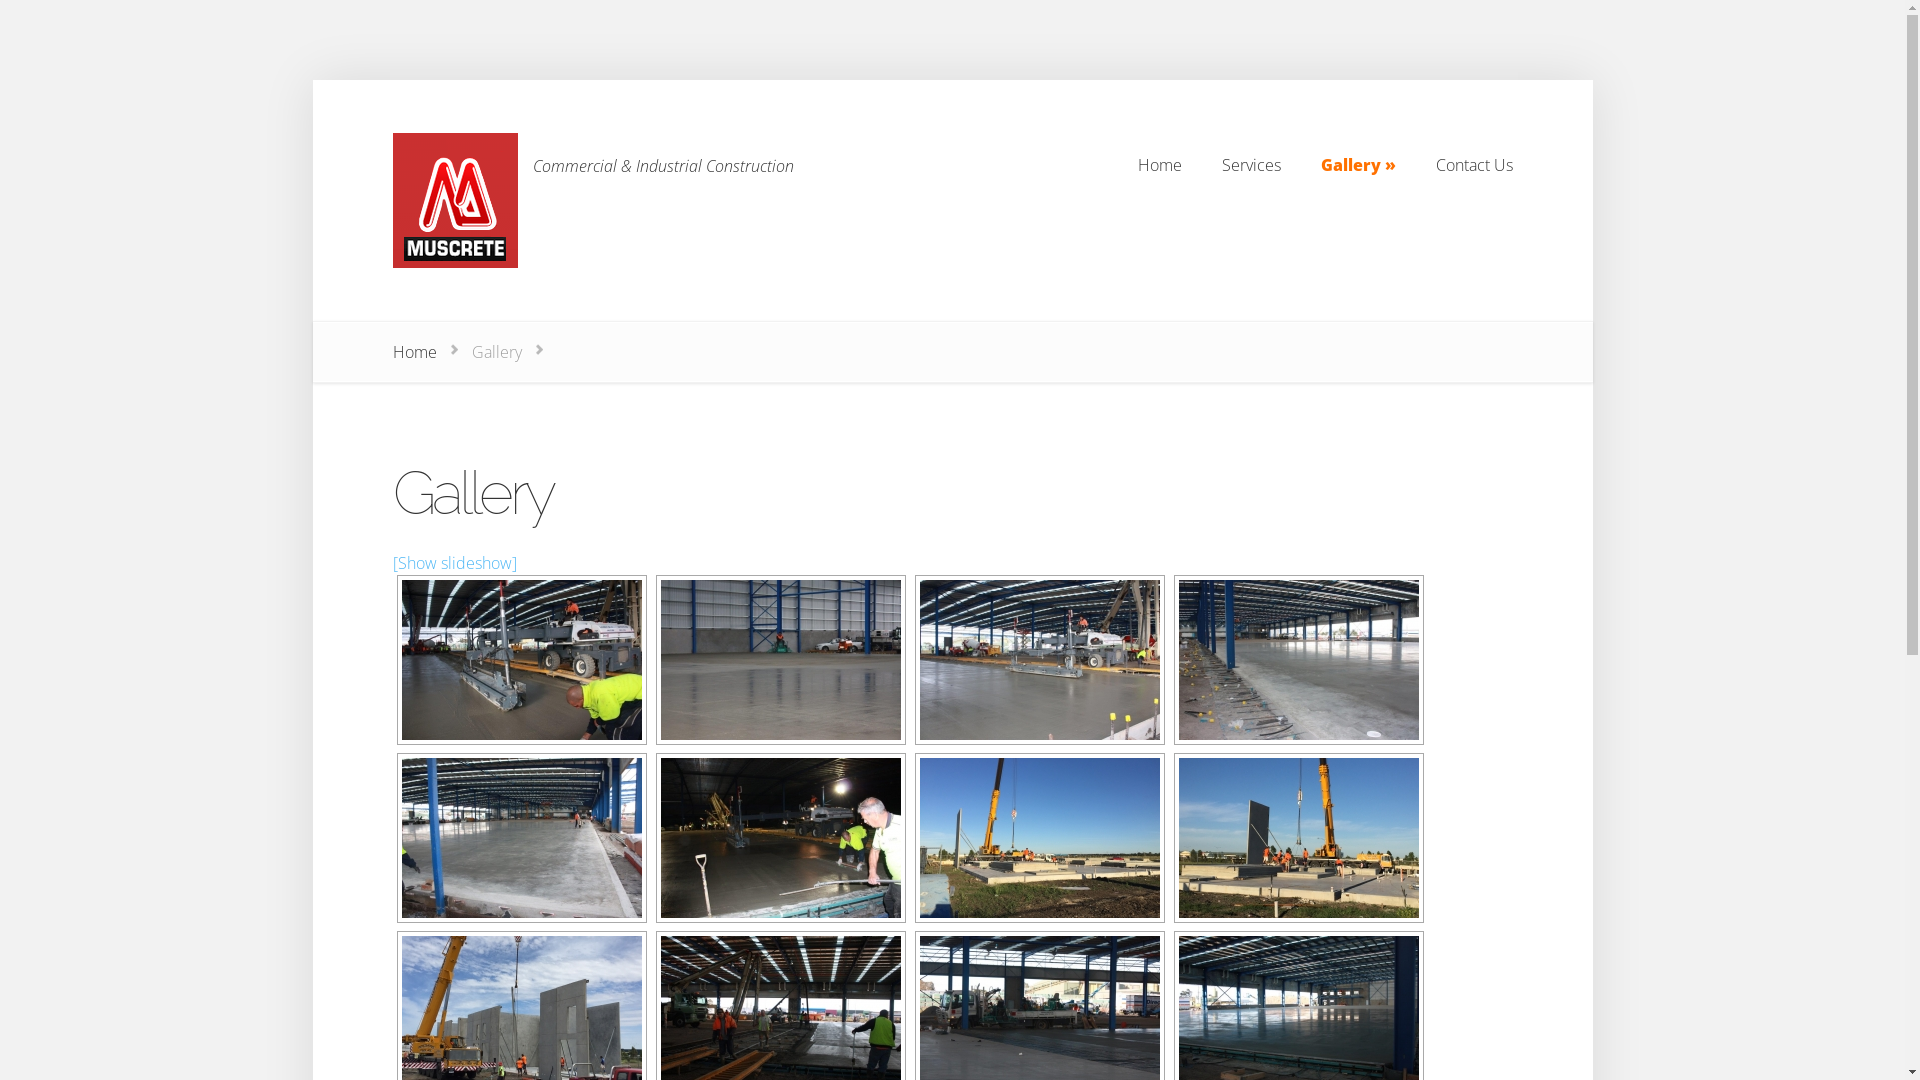 Image resolution: width=1920 pixels, height=1080 pixels. What do you see at coordinates (1474, 164) in the screenshot?
I see `'Contact Us'` at bounding box center [1474, 164].